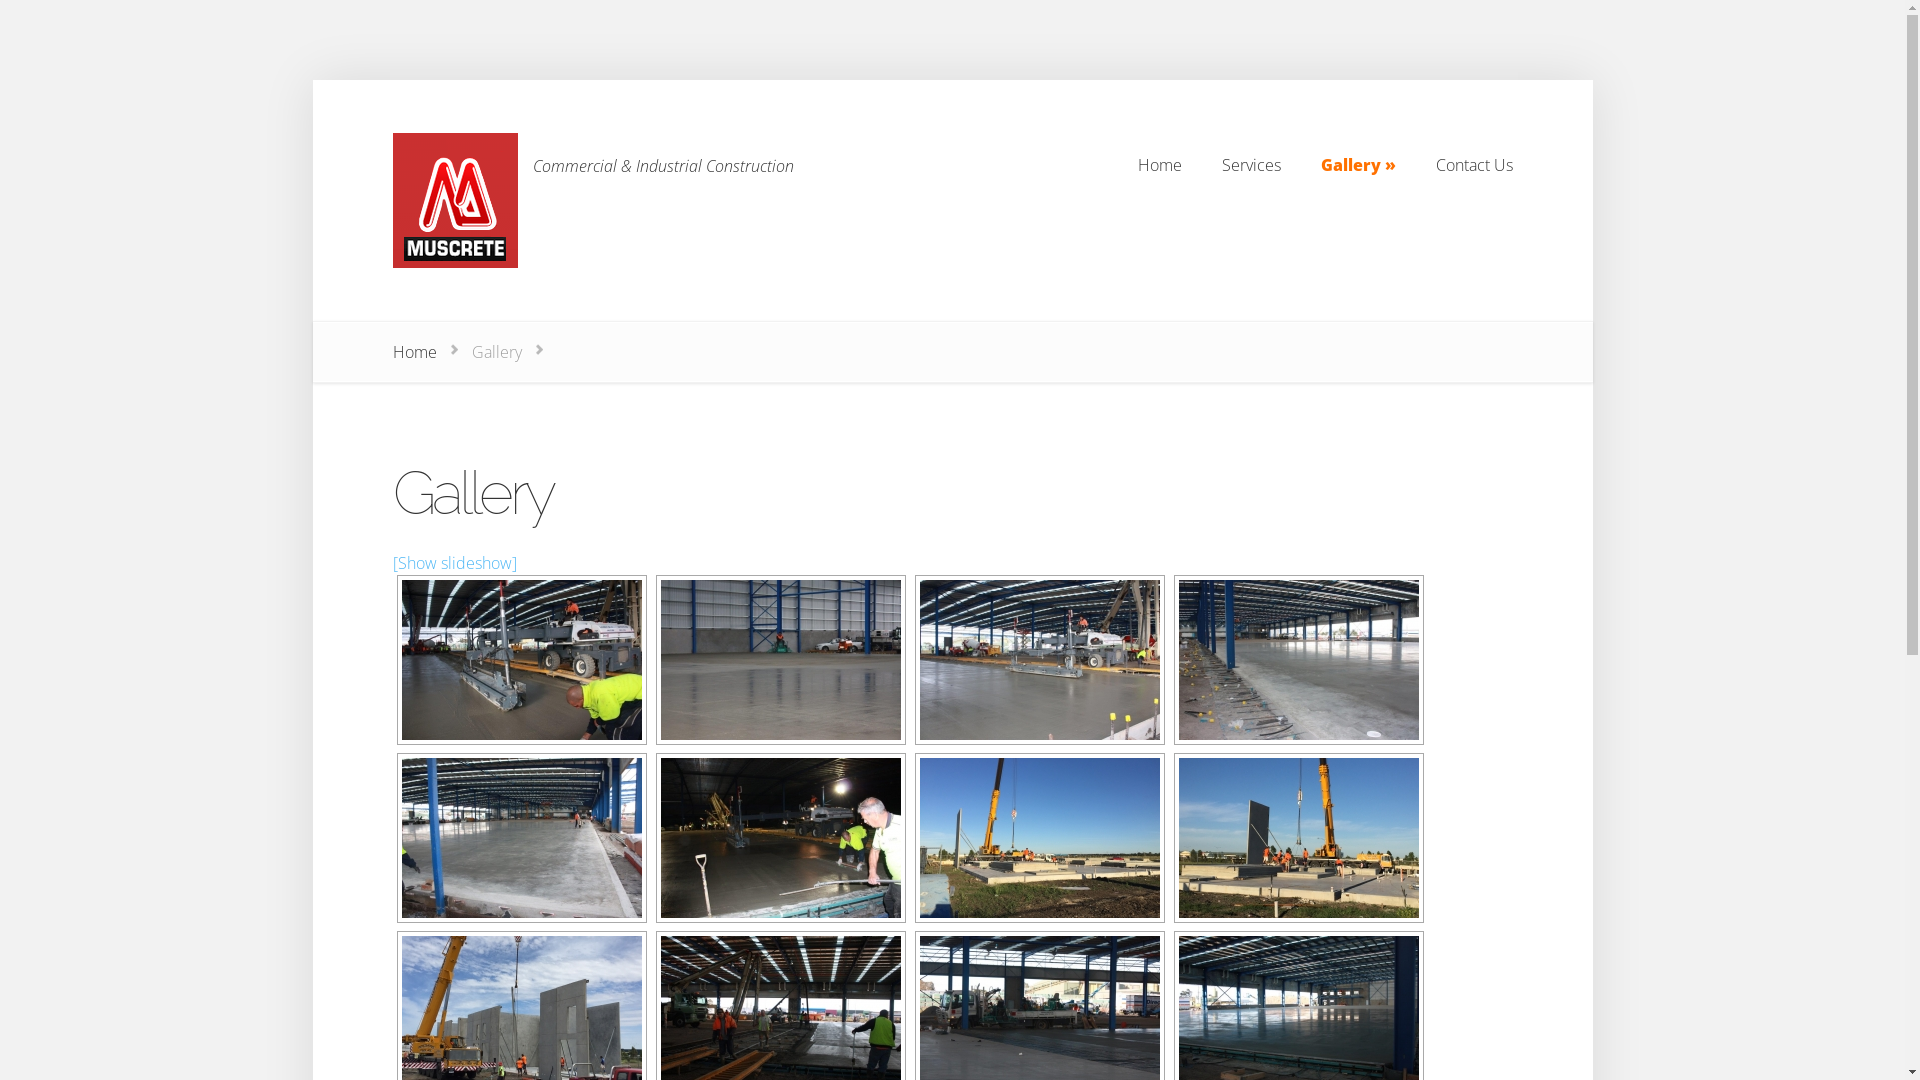 Image resolution: width=1920 pixels, height=1080 pixels. What do you see at coordinates (1474, 164) in the screenshot?
I see `'Contact Us'` at bounding box center [1474, 164].